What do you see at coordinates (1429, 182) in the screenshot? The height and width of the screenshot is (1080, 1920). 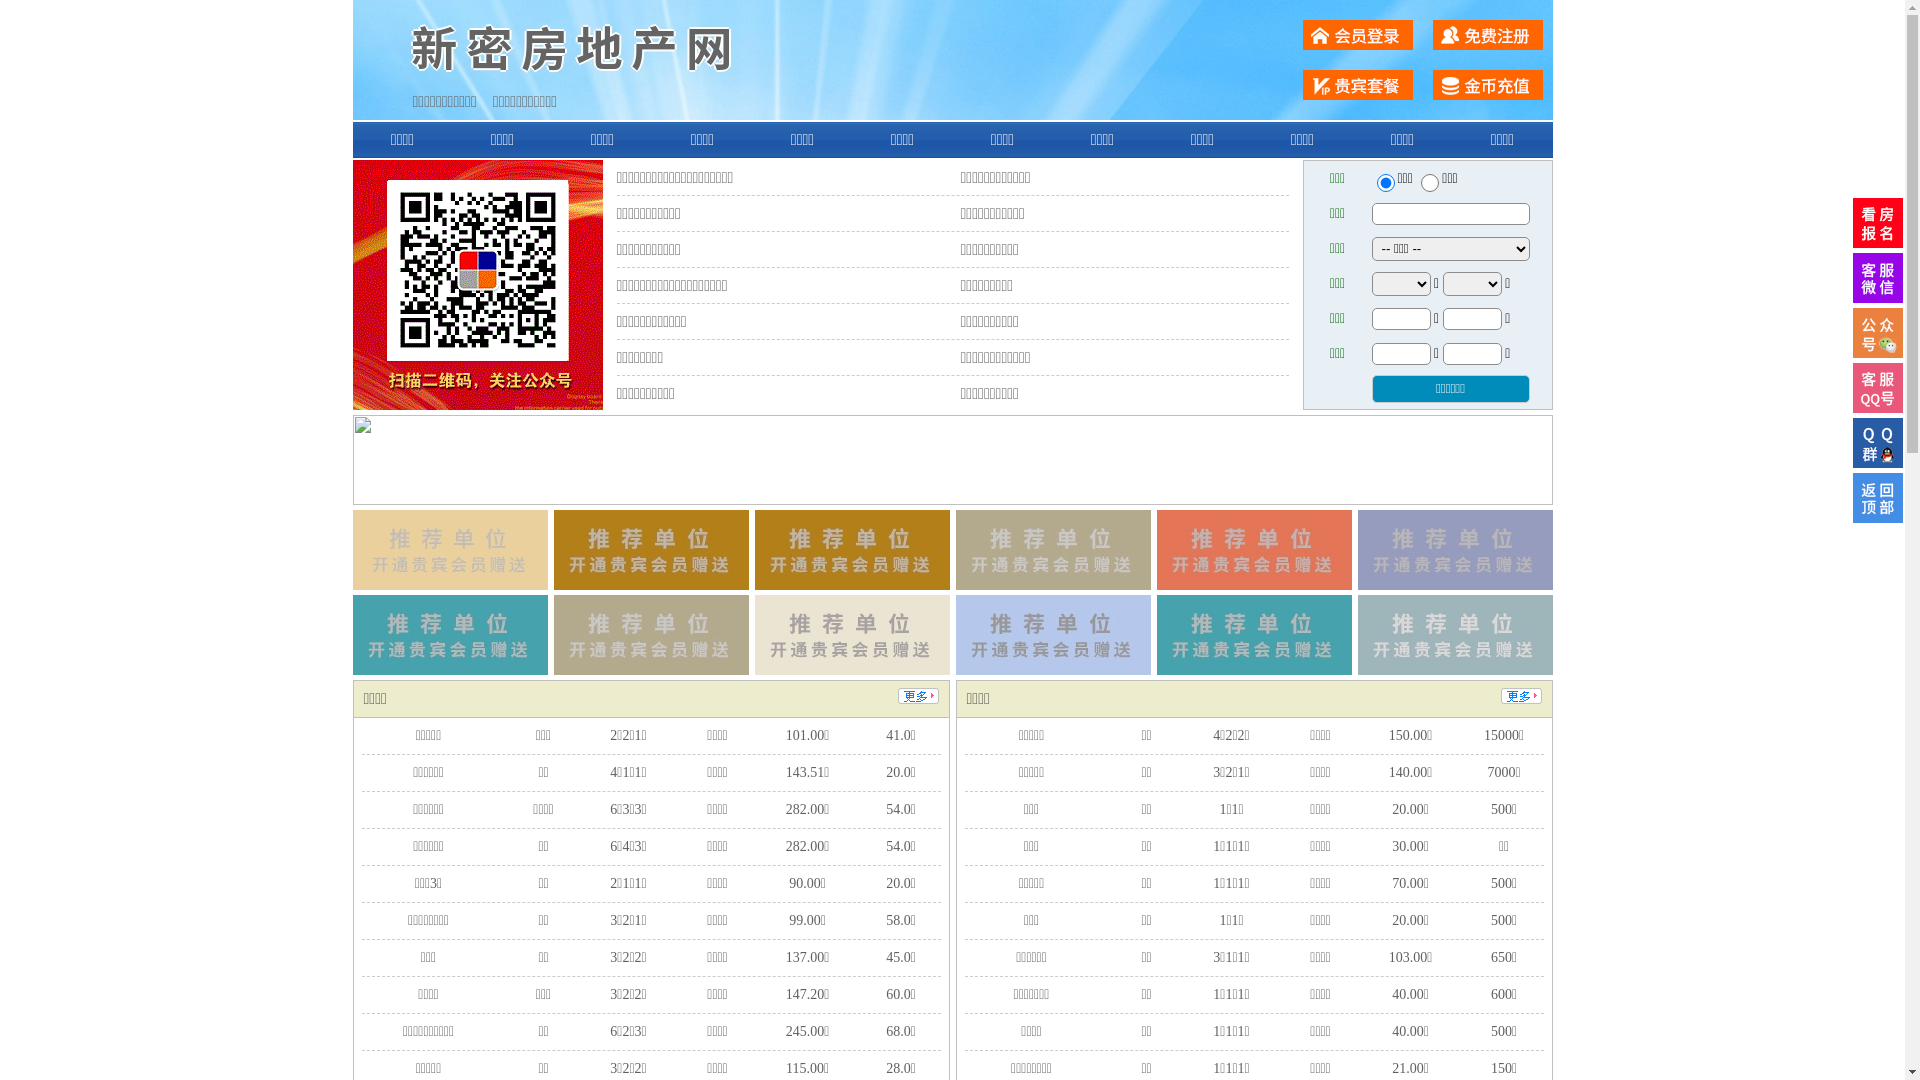 I see `'chuzu'` at bounding box center [1429, 182].